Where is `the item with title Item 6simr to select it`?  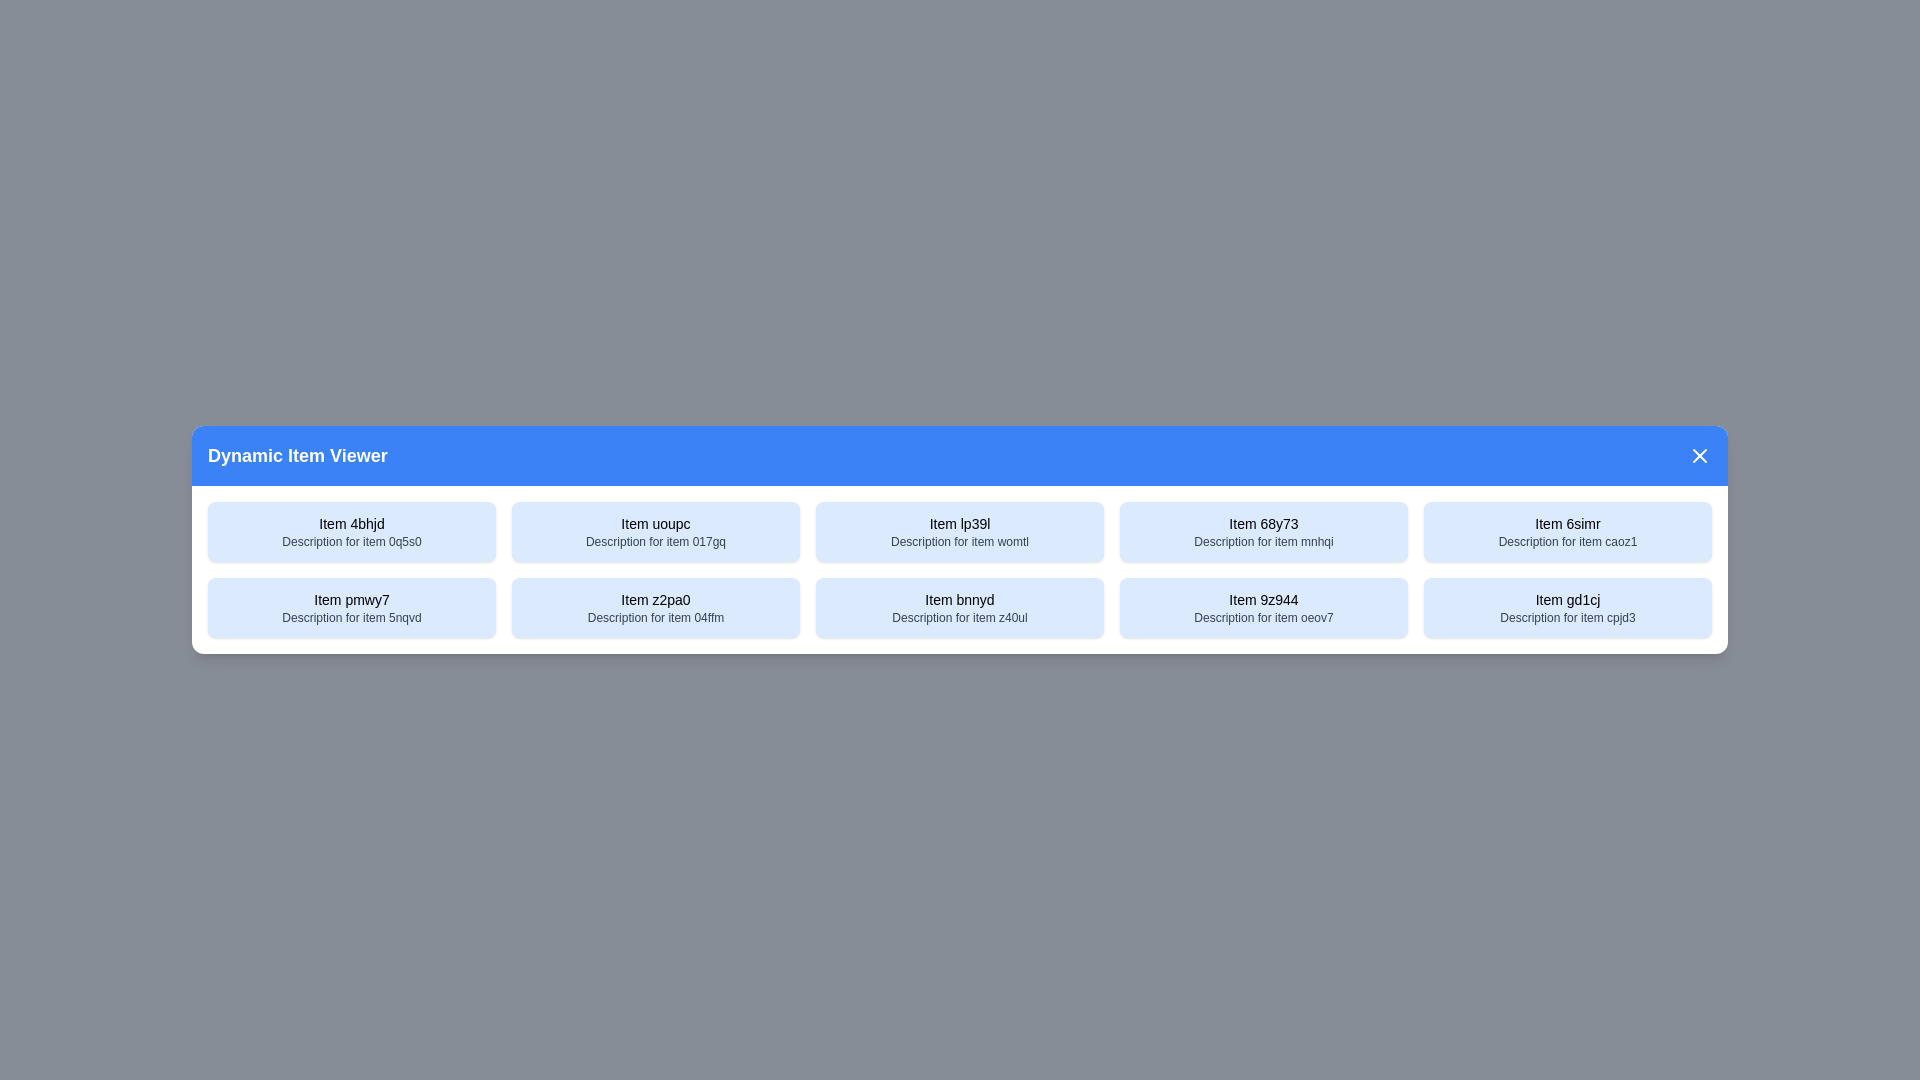
the item with title Item 6simr to select it is located at coordinates (1567, 531).